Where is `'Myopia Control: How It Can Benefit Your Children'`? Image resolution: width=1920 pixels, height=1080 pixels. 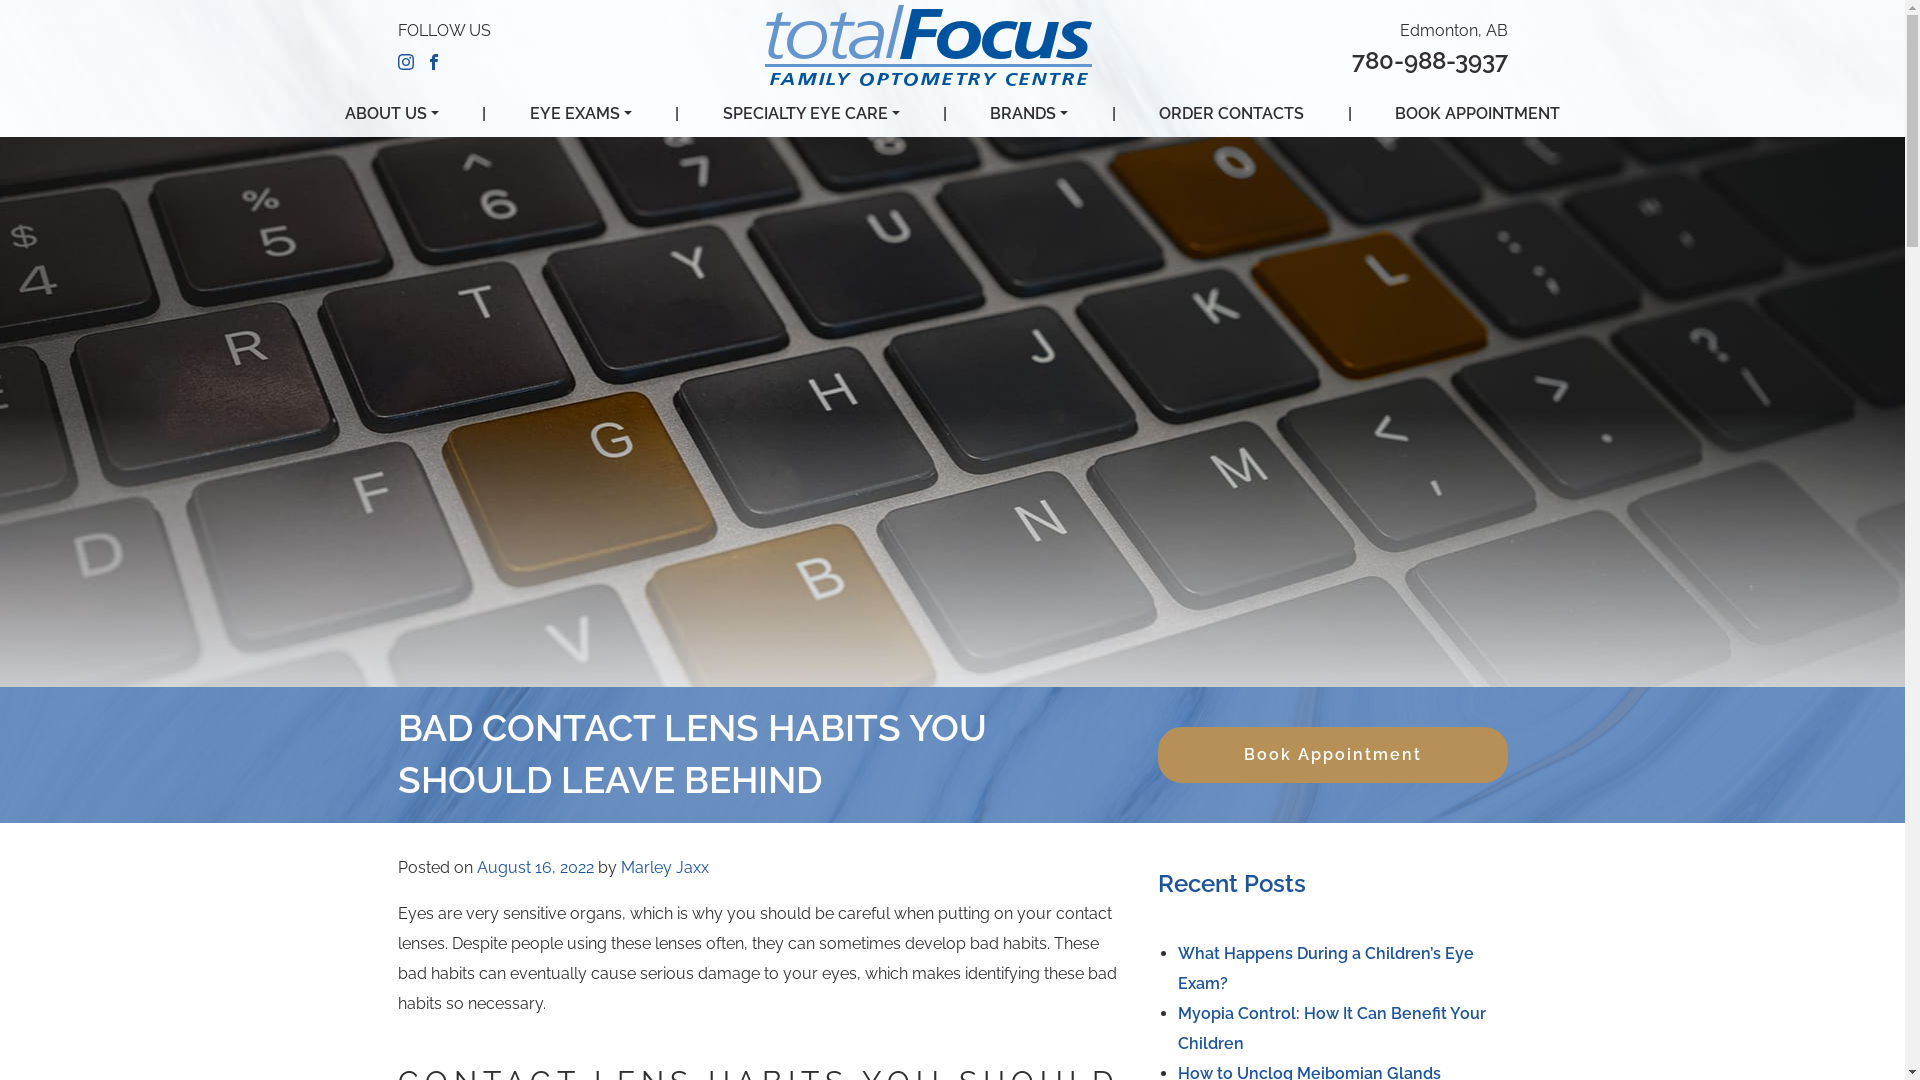 'Myopia Control: How It Can Benefit Your Children' is located at coordinates (1331, 1028).